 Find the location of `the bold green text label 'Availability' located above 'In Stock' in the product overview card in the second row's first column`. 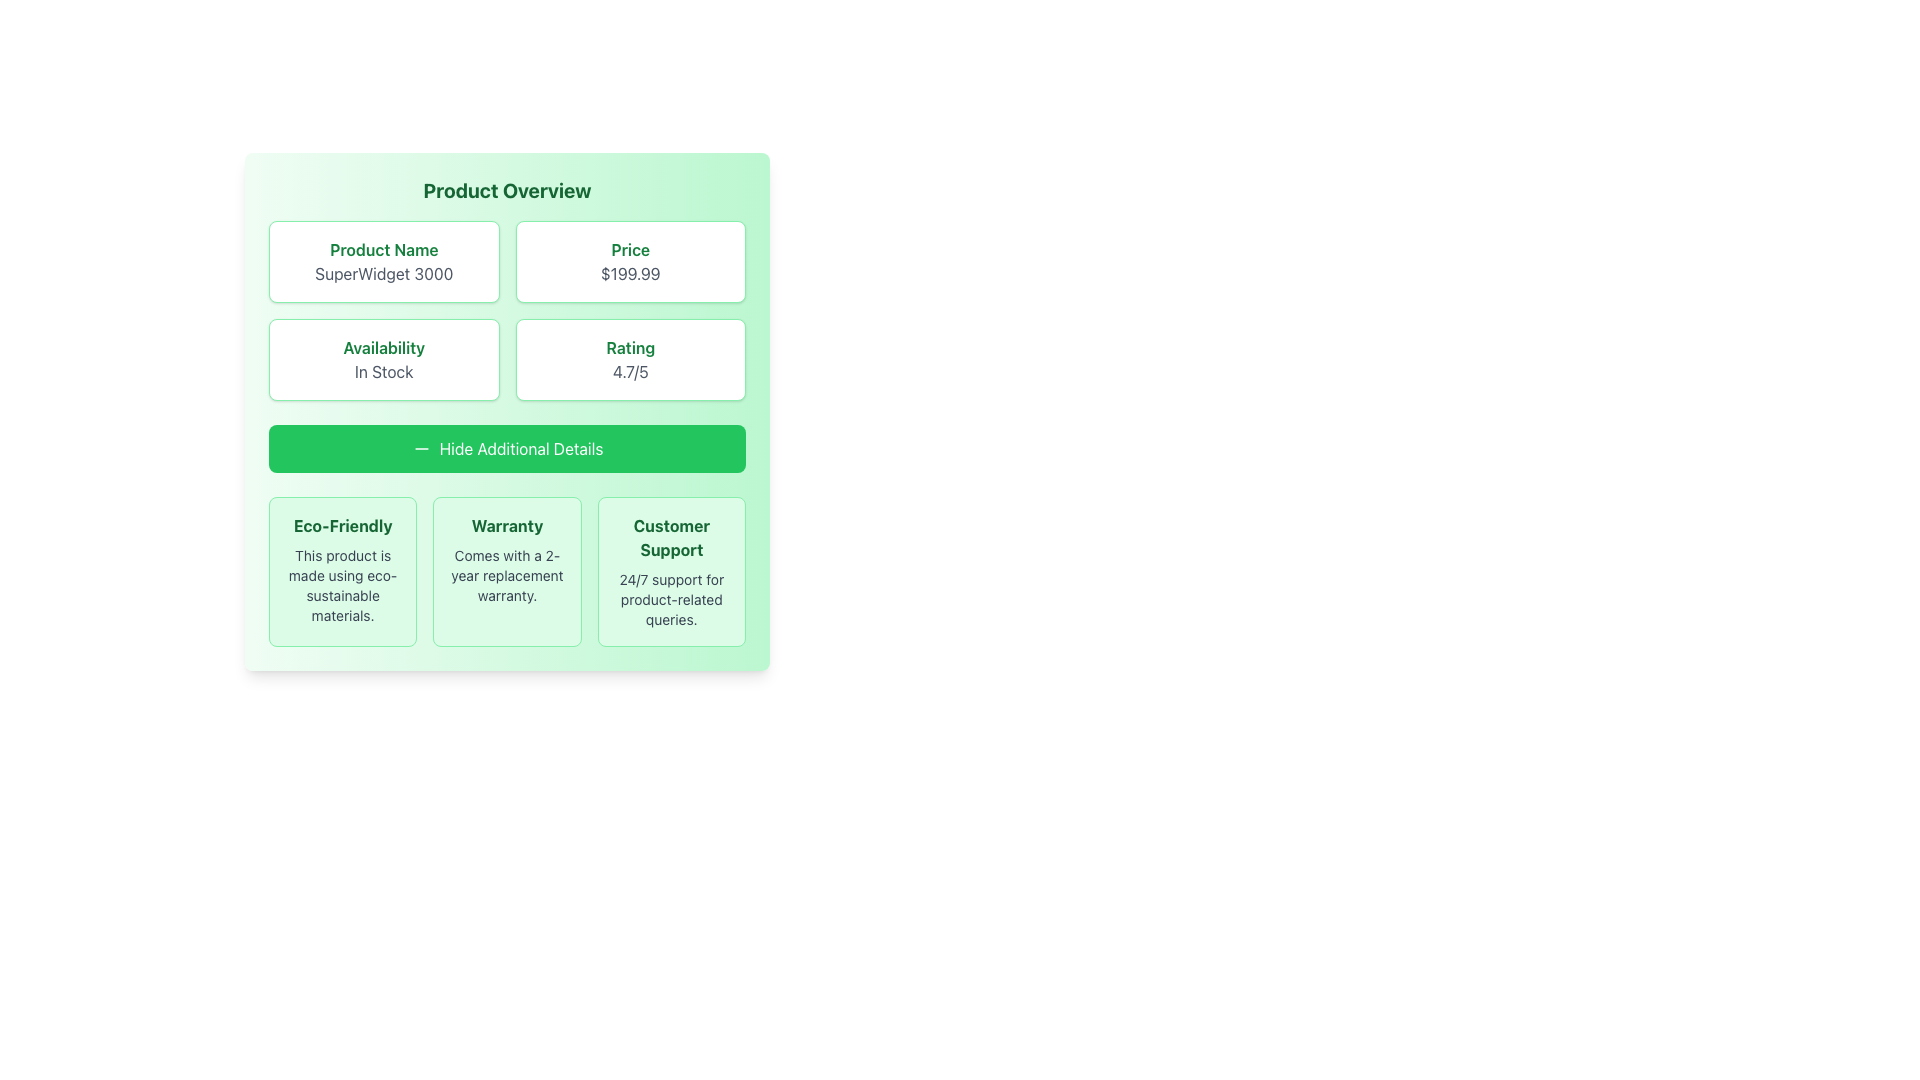

the bold green text label 'Availability' located above 'In Stock' in the product overview card in the second row's first column is located at coordinates (384, 346).